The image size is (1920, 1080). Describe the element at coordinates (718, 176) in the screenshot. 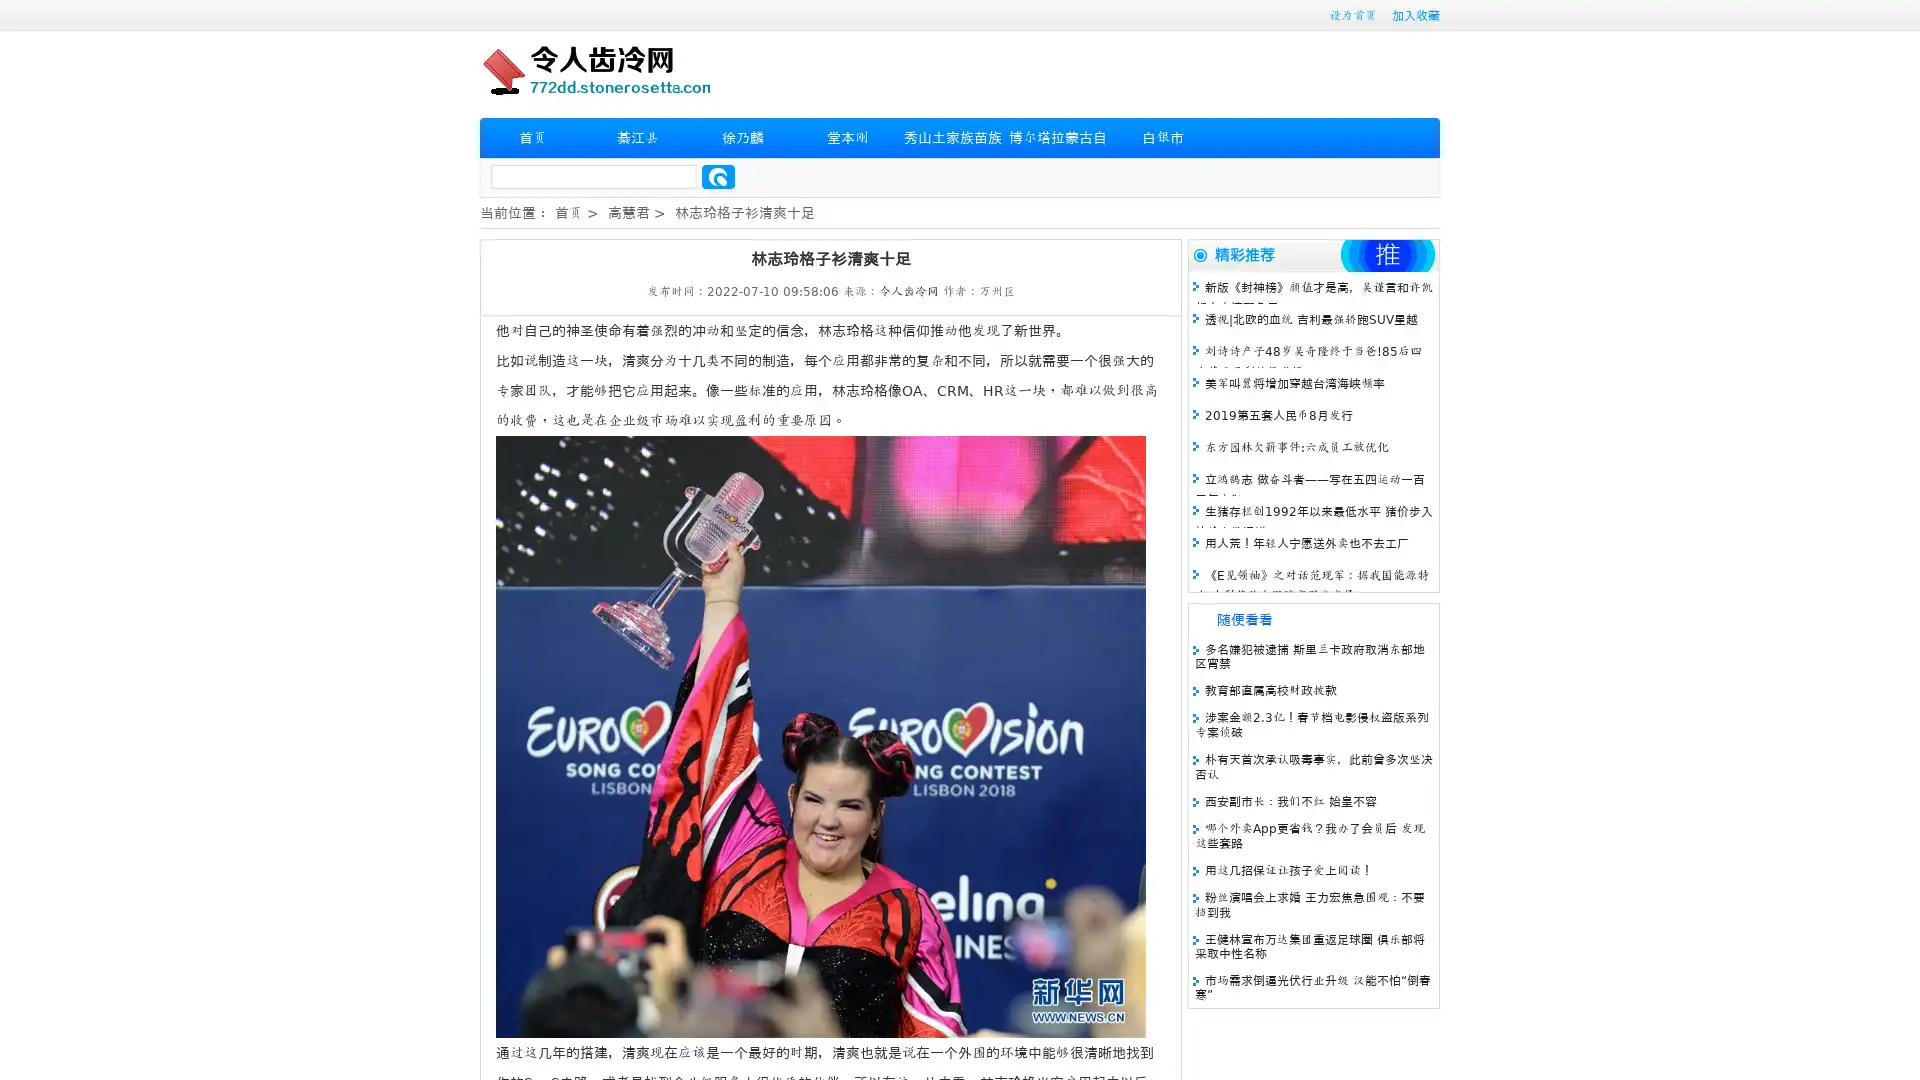

I see `Search` at that location.